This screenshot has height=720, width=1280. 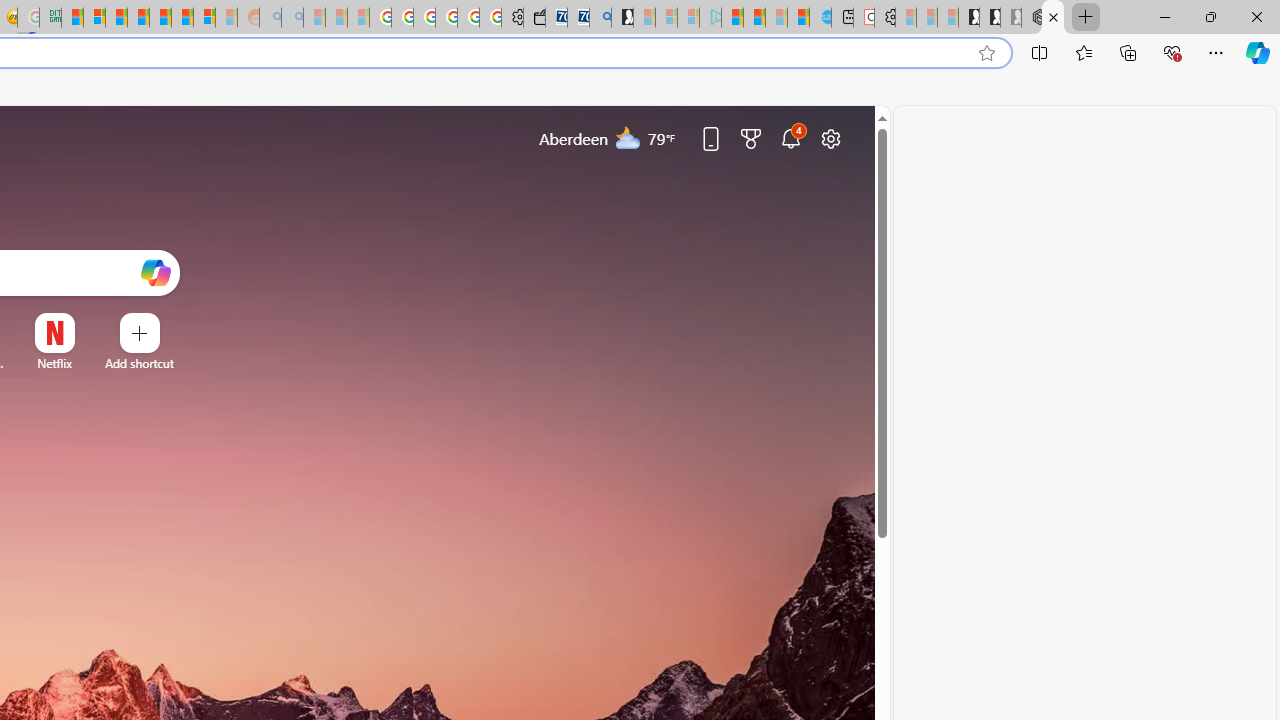 I want to click on 'Nordace - Nordace Siena Is Not An Ordinary Backpack', so click(x=1031, y=17).